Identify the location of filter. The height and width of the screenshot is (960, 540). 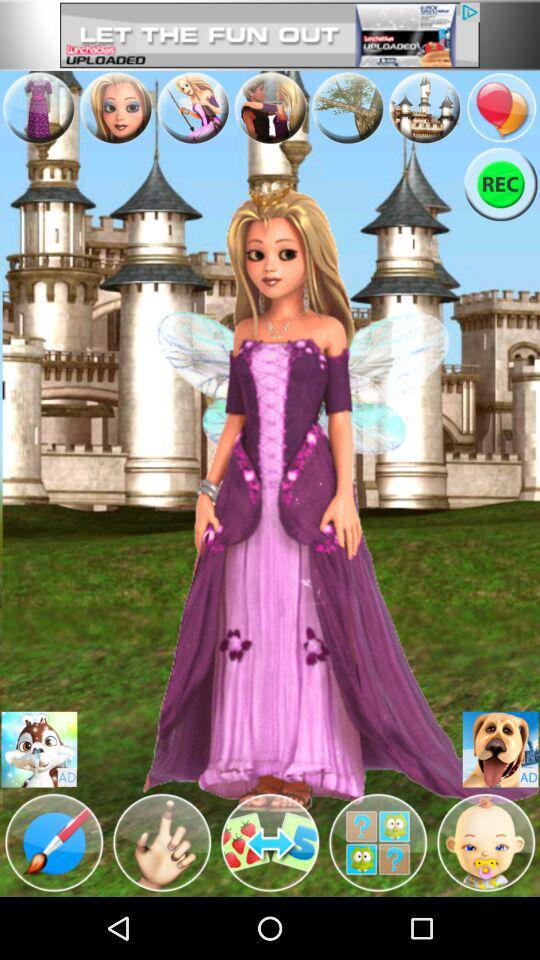
(378, 841).